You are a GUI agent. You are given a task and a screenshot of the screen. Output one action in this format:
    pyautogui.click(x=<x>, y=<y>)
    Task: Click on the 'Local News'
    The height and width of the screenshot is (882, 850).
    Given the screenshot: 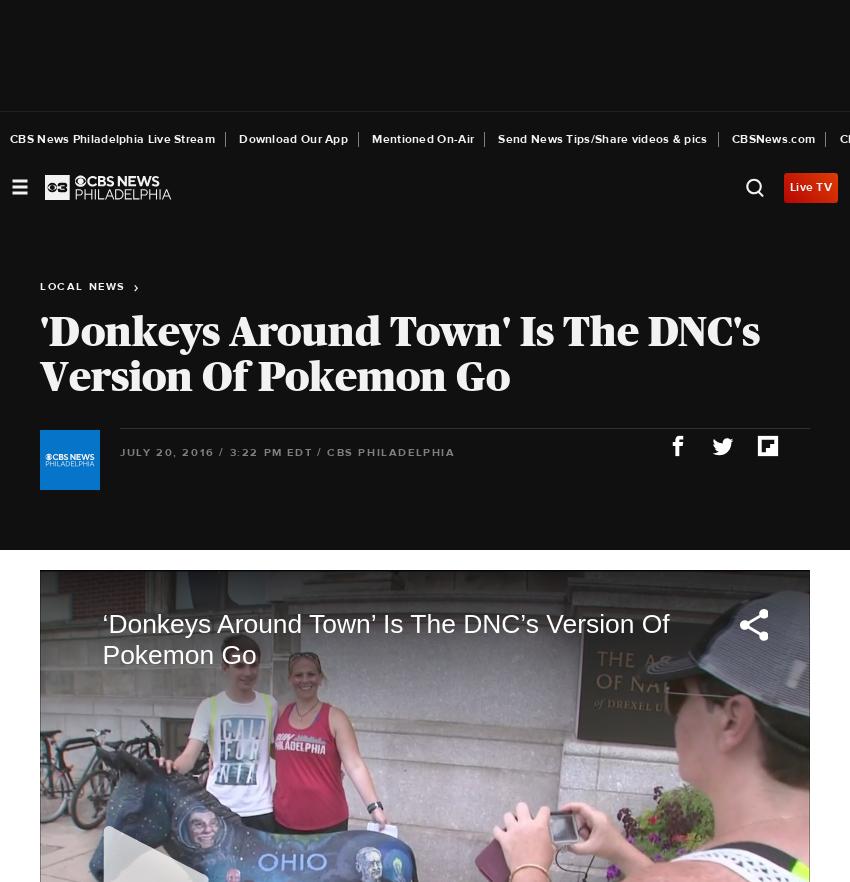 What is the action you would take?
    pyautogui.click(x=85, y=285)
    